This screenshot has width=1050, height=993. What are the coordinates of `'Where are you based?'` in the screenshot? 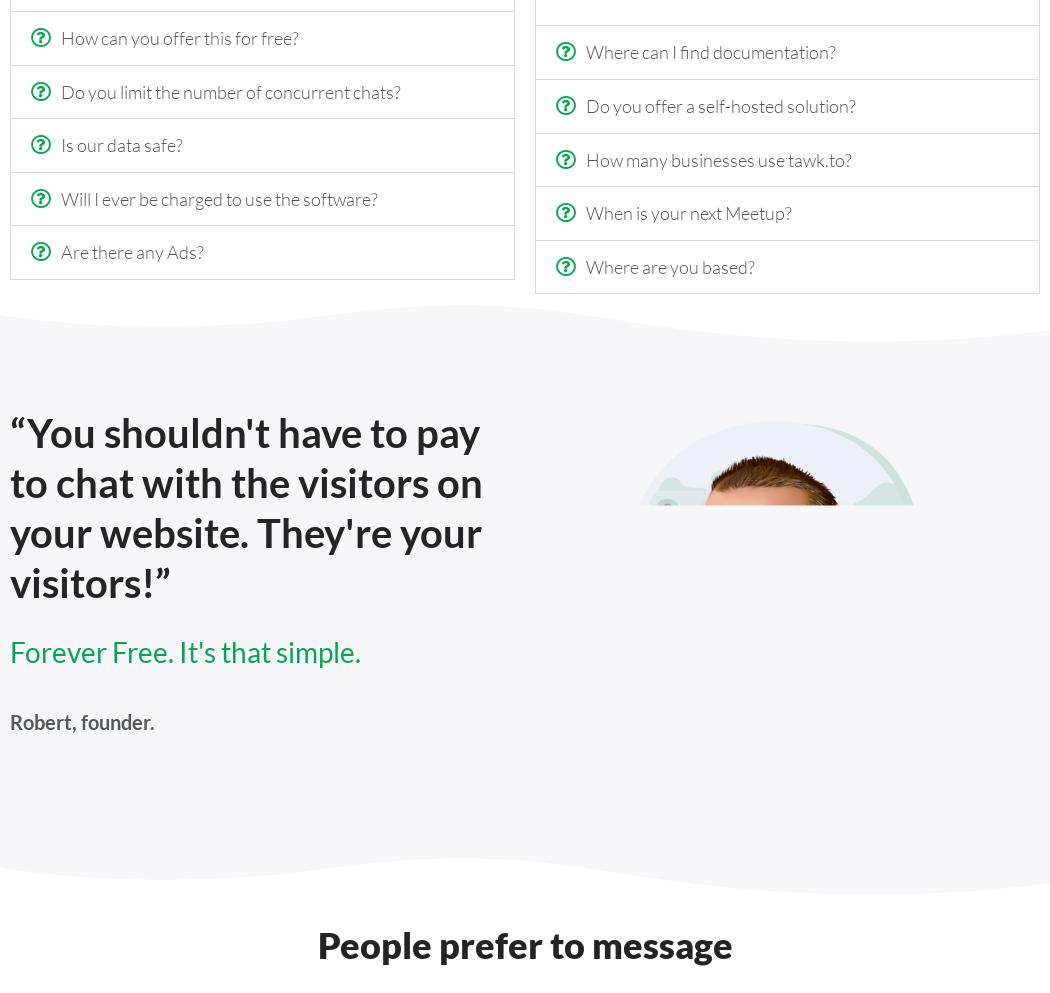 It's located at (669, 265).